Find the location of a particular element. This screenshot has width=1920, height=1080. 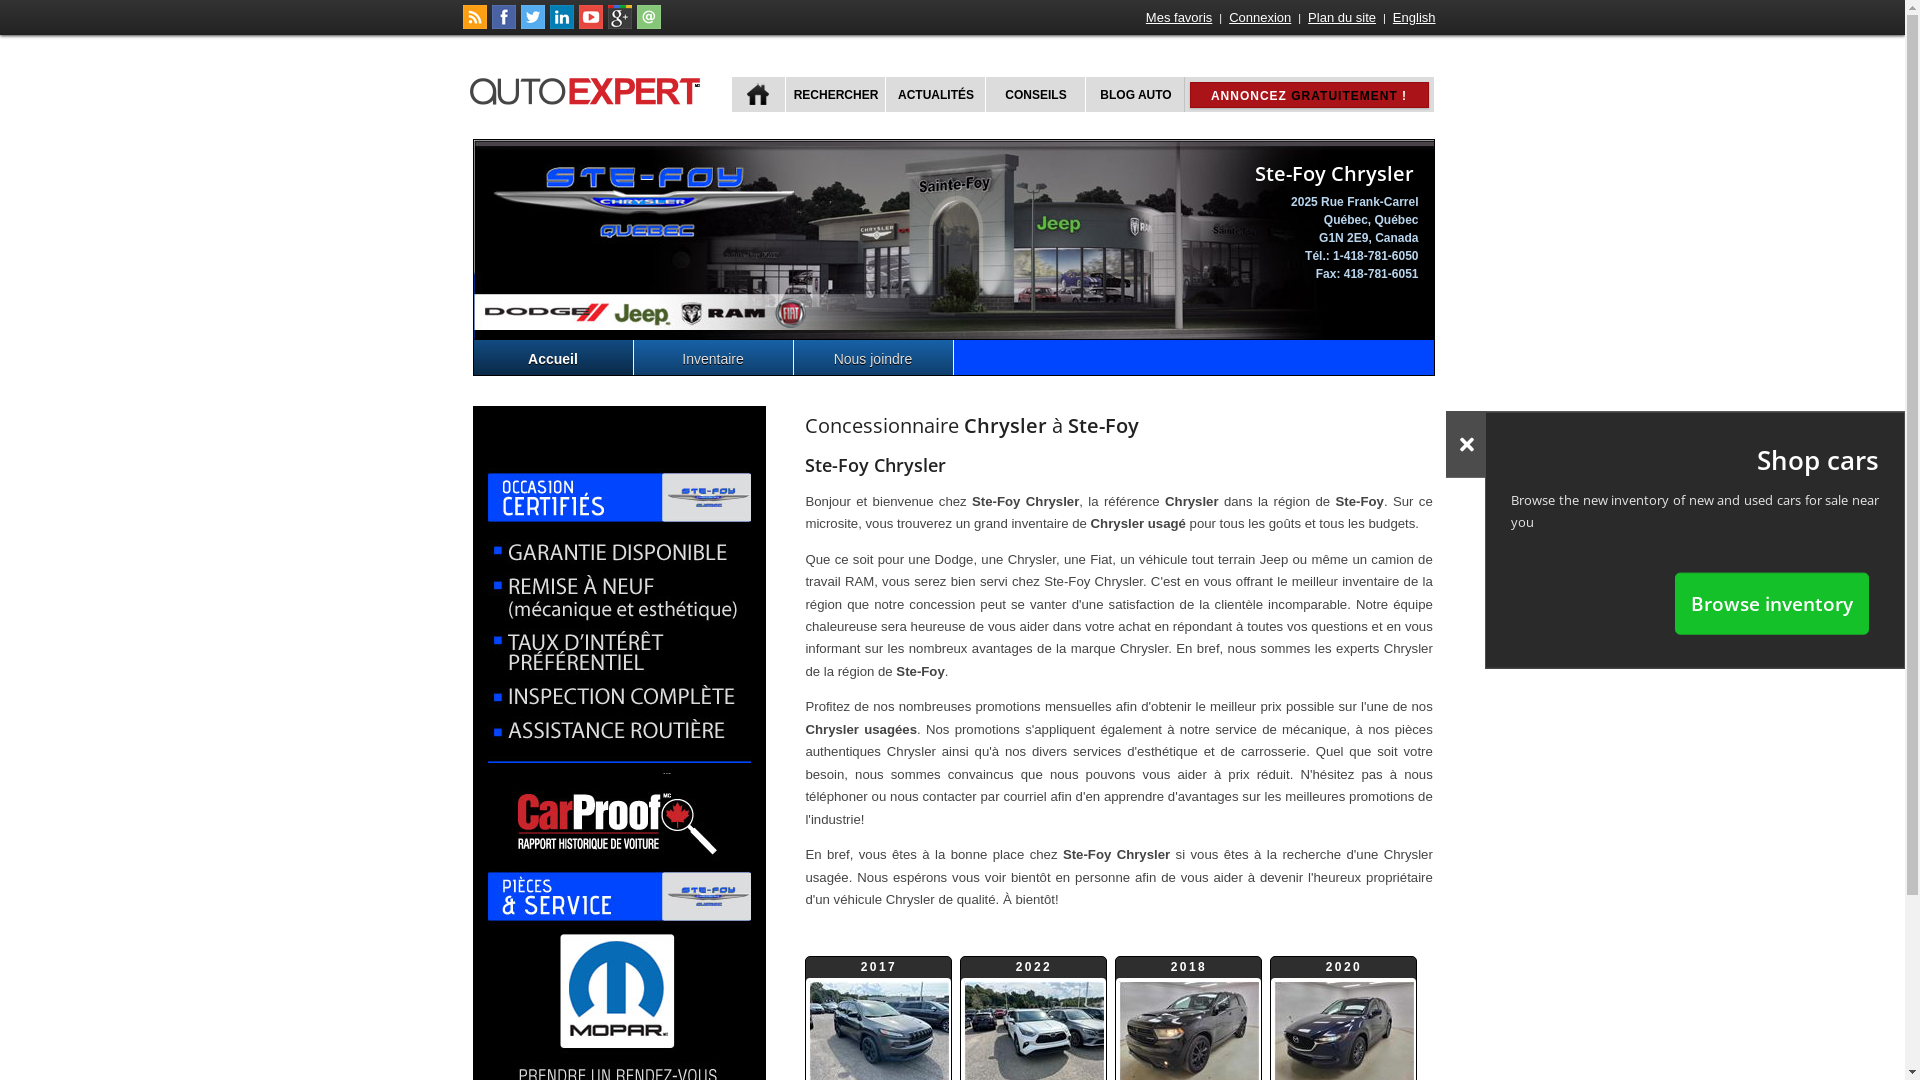

'BLOG AUTO' is located at coordinates (1133, 94).